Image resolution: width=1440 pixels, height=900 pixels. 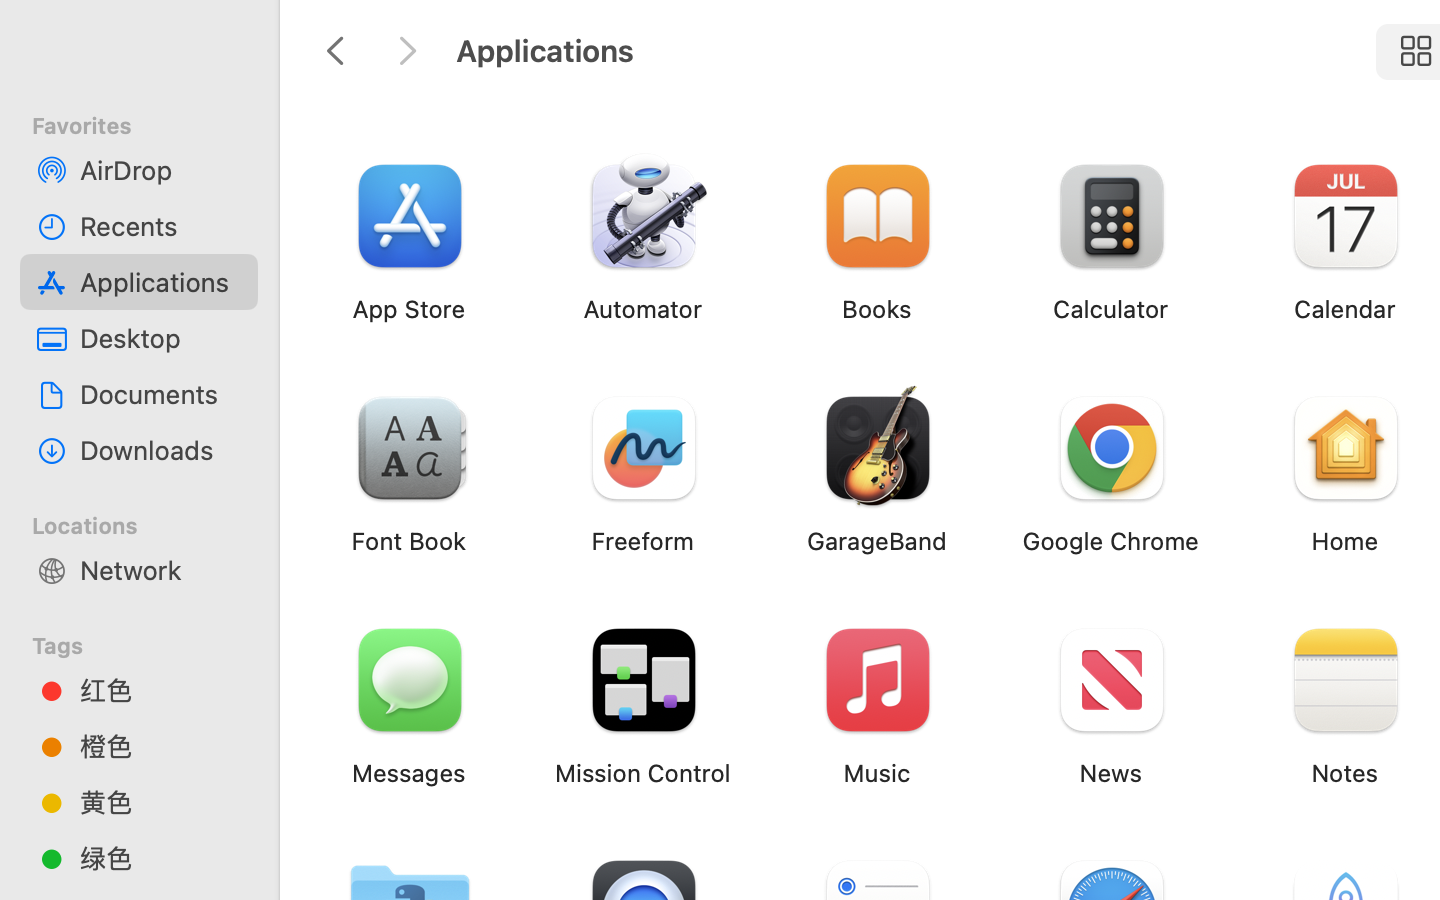 I want to click on 'Network', so click(x=159, y=569).